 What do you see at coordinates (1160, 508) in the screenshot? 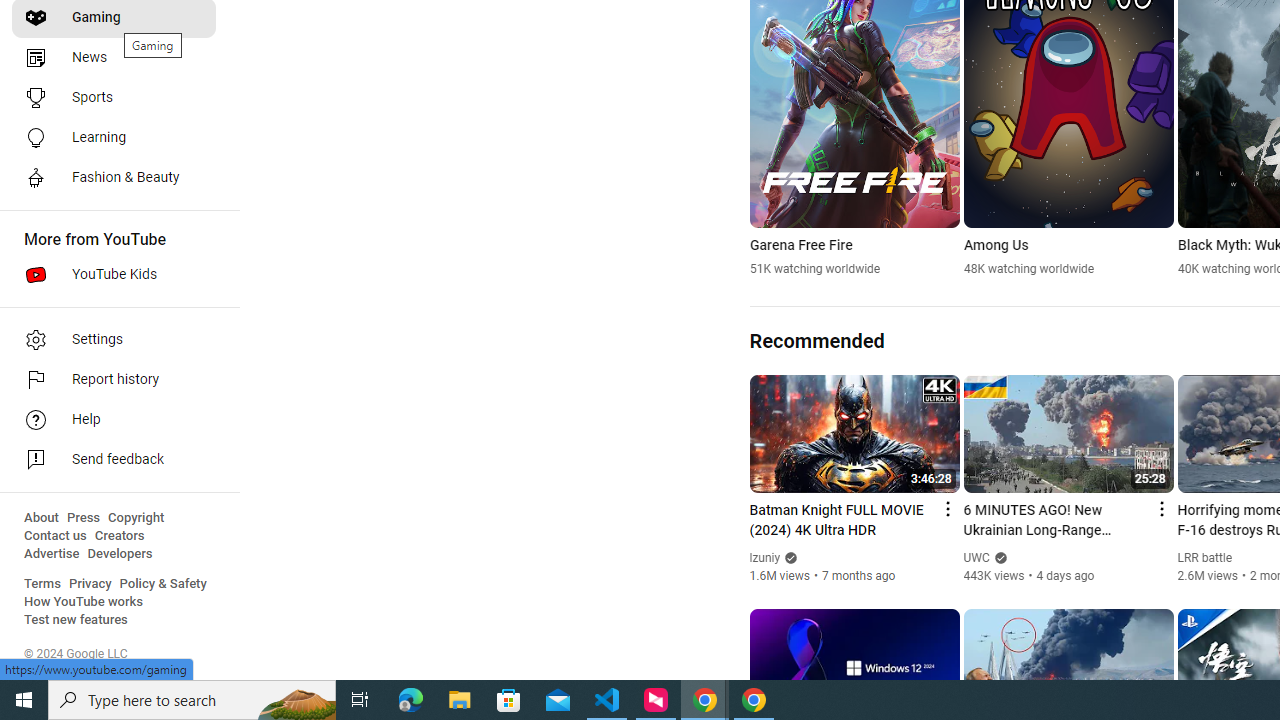
I see `'Action menu'` at bounding box center [1160, 508].